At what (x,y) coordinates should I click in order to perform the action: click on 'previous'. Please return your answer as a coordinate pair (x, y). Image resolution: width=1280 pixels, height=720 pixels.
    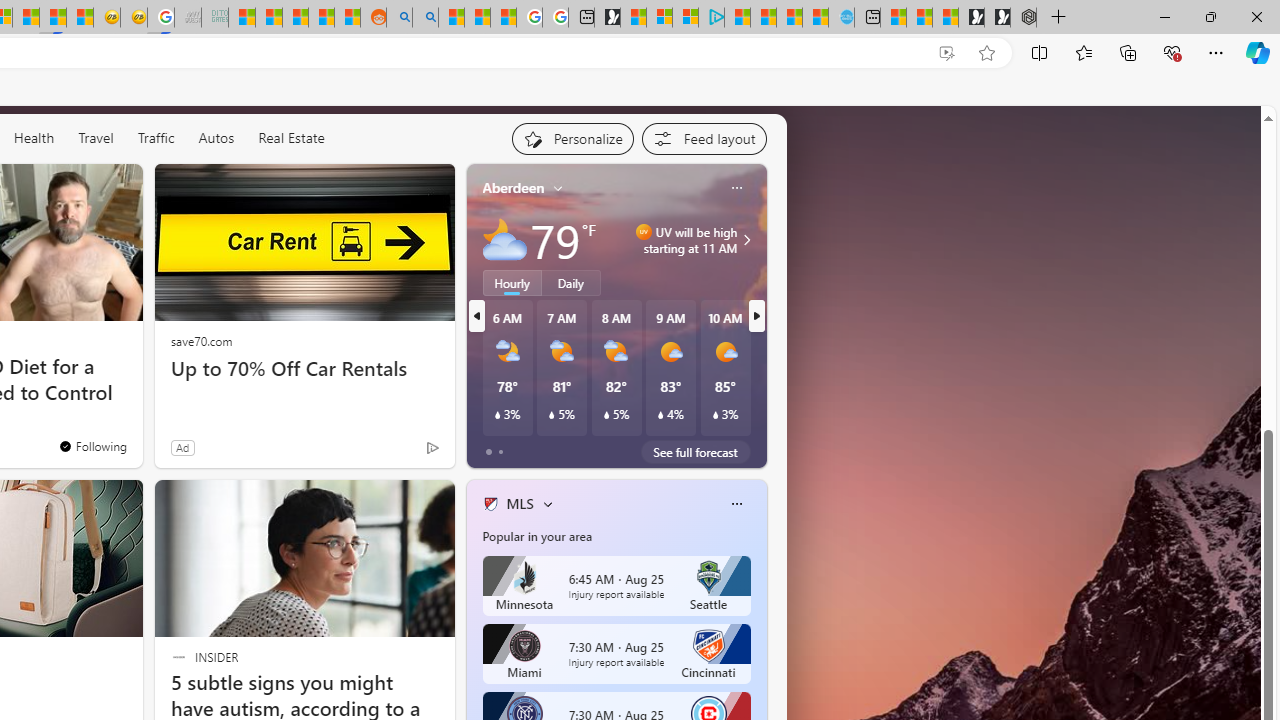
    Looking at the image, I should click on (475, 315).